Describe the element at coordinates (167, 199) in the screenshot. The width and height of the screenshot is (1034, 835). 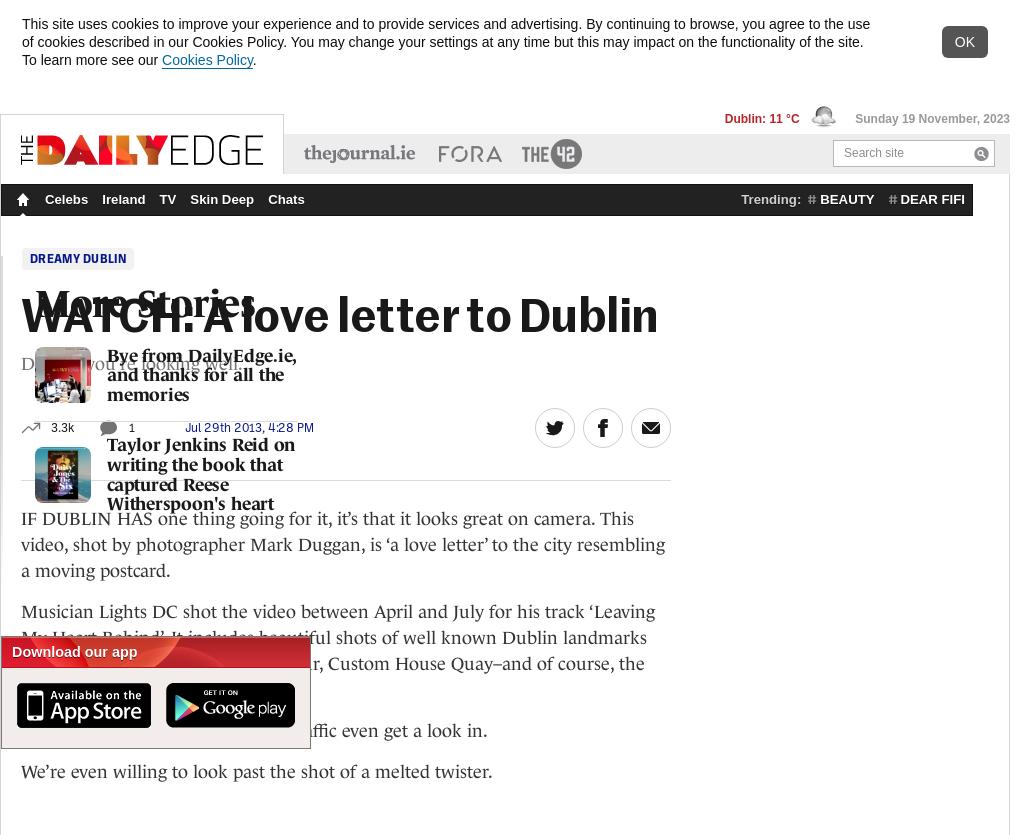
I see `'TV'` at that location.